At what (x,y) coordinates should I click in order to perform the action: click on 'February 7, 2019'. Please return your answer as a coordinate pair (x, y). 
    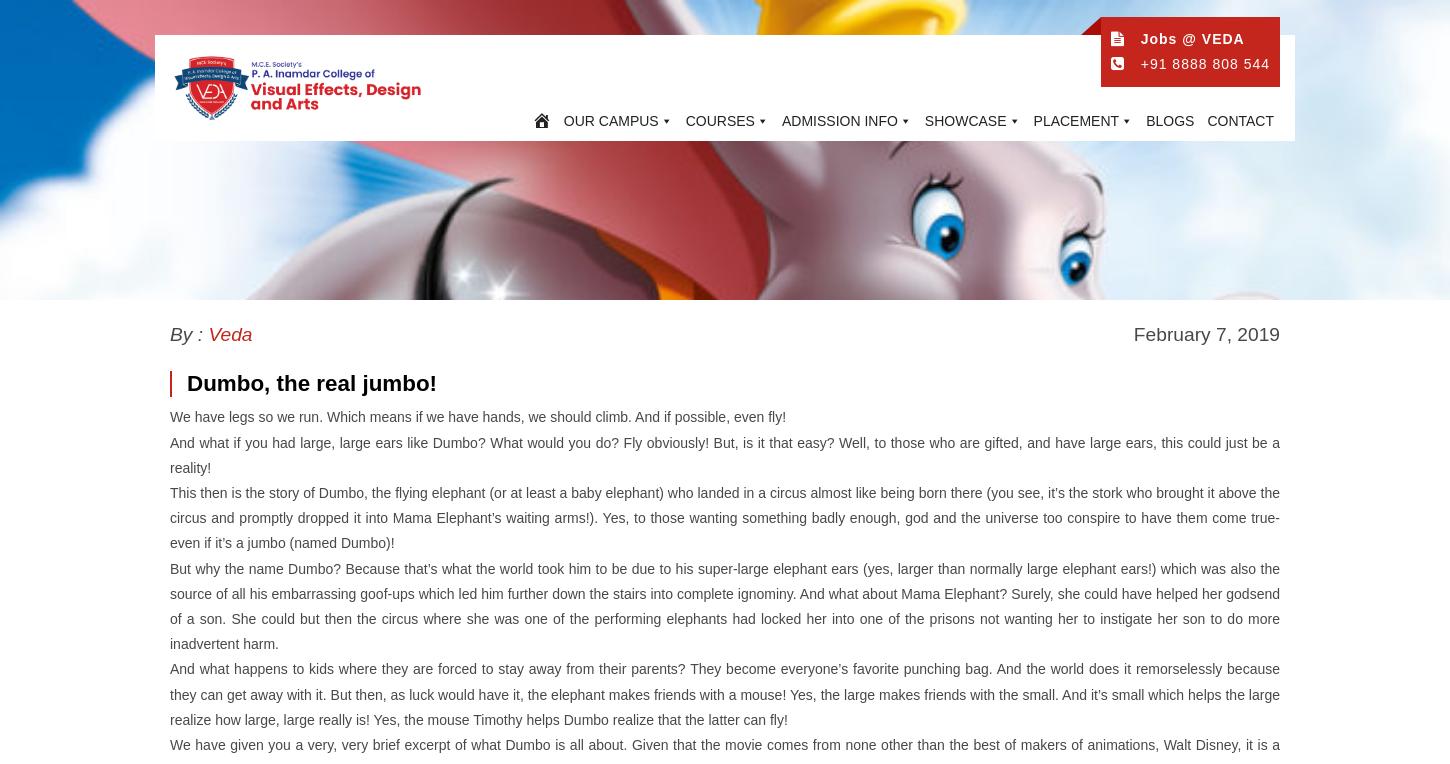
    Looking at the image, I should click on (1205, 333).